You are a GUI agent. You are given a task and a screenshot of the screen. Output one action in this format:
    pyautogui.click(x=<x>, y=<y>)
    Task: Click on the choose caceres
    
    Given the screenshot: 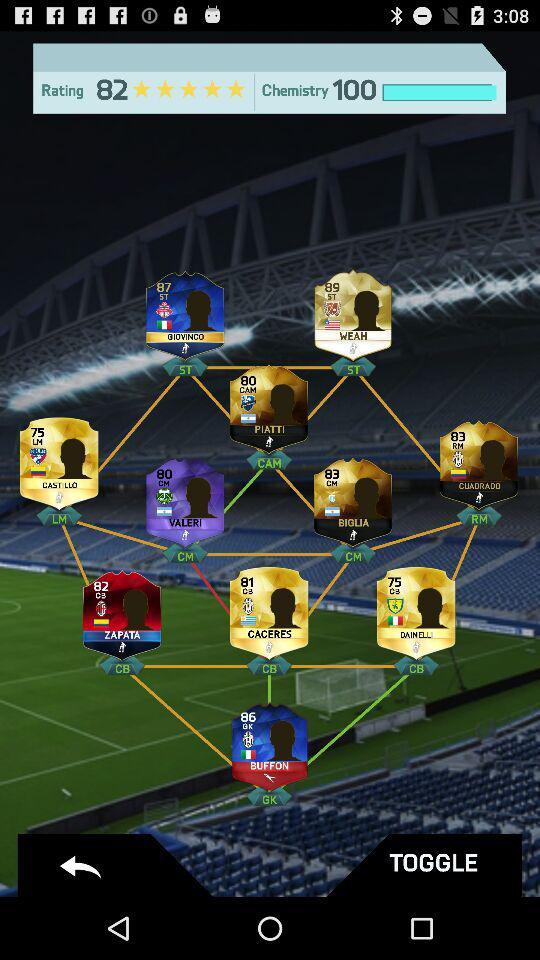 What is the action you would take?
    pyautogui.click(x=269, y=608)
    